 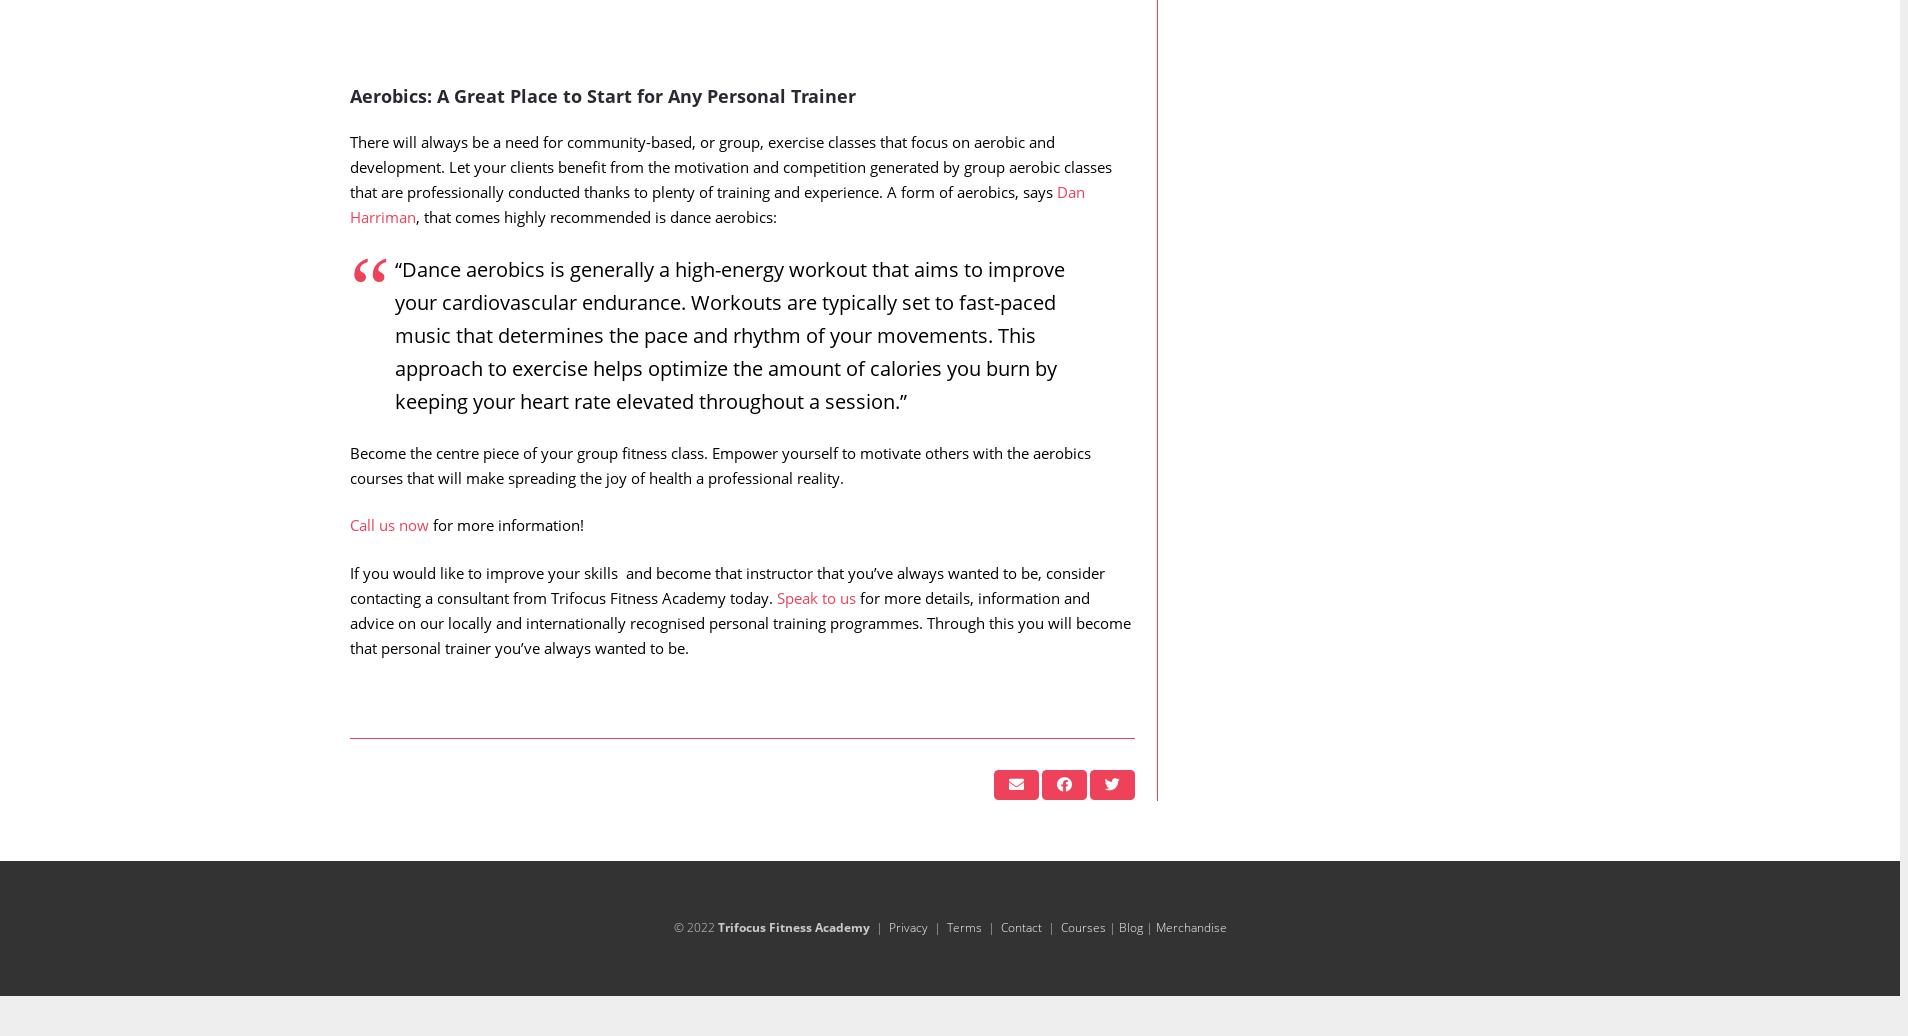 I want to click on 'There will always be a need for community-based, or group, exercise classes that focus on aerobic and development. Let your clients benefit from the motivation and competition generated by group aerobic classes that are professionally conducted thanks to plenty of training and experience. A form of aerobics, says', so click(x=730, y=206).